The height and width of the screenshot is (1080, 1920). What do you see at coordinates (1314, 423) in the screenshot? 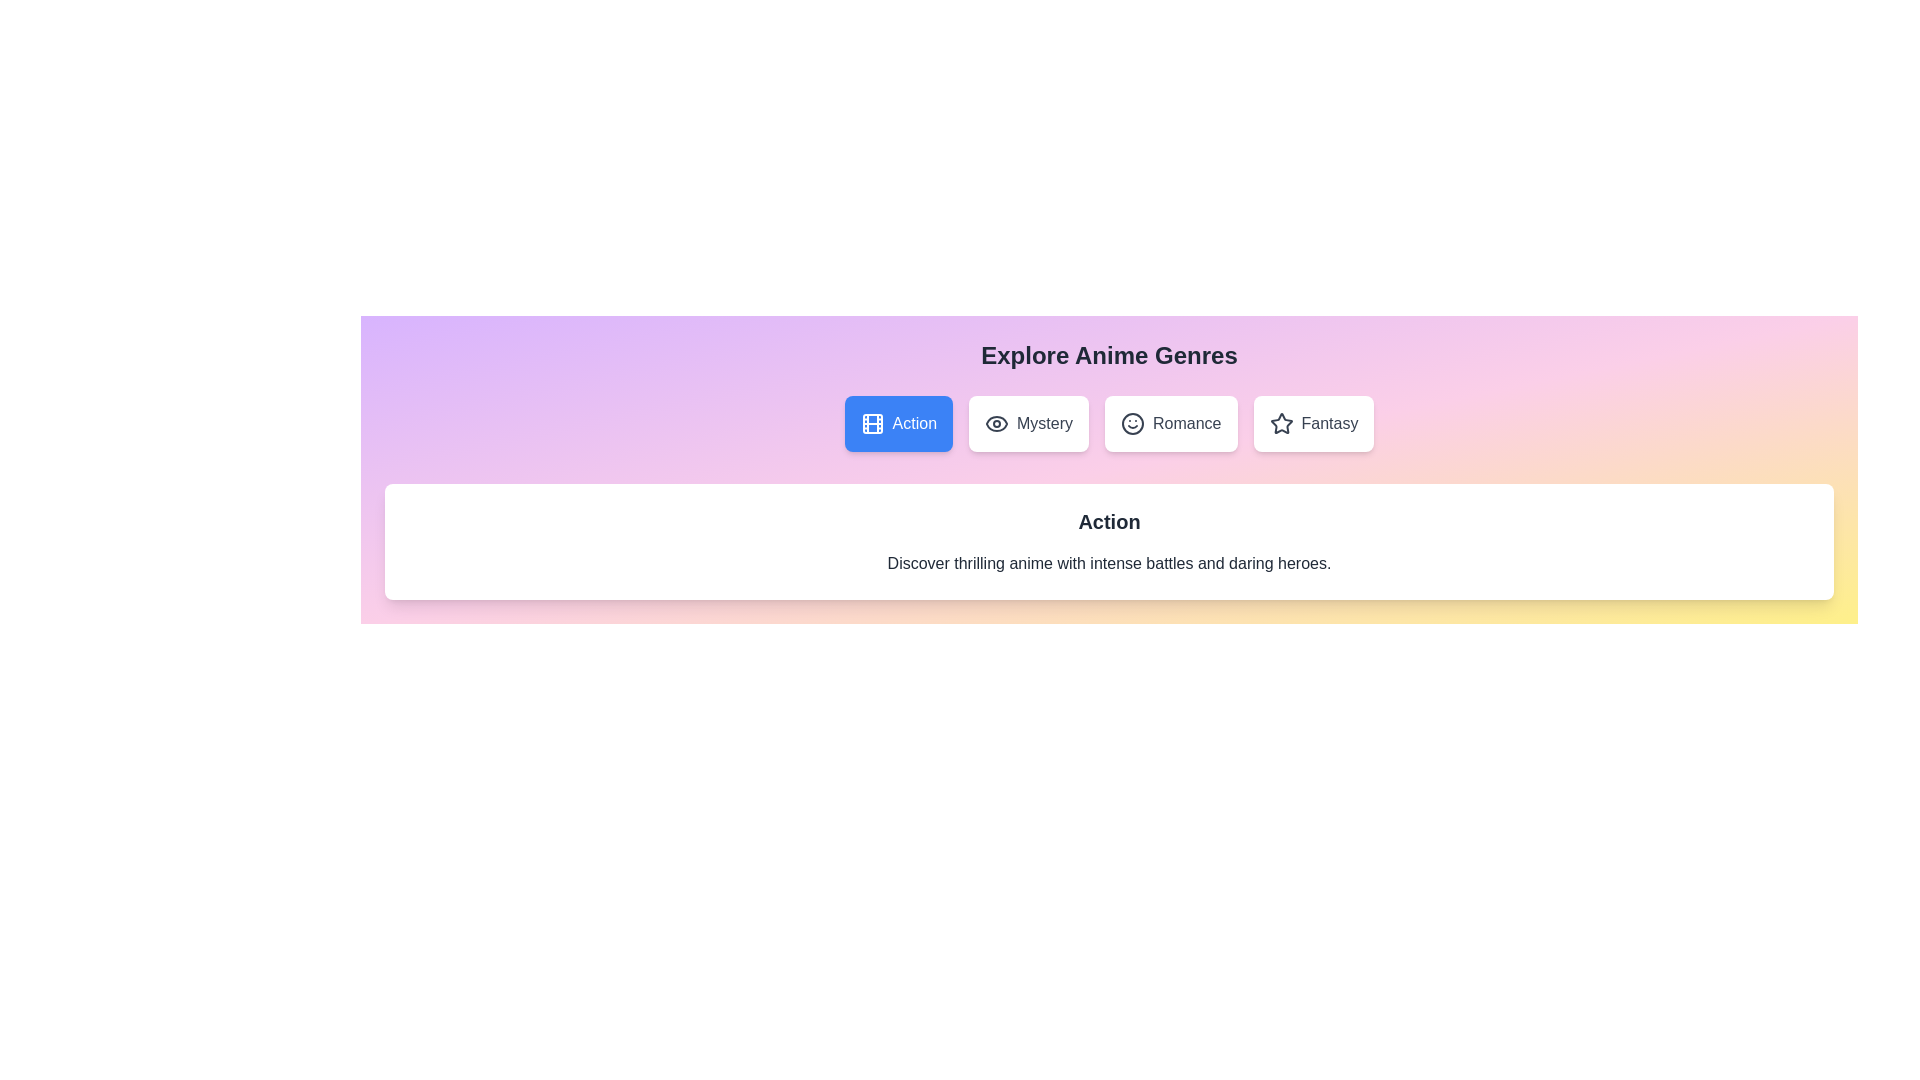
I see `the genre Fantasy by clicking on its corresponding button` at bounding box center [1314, 423].